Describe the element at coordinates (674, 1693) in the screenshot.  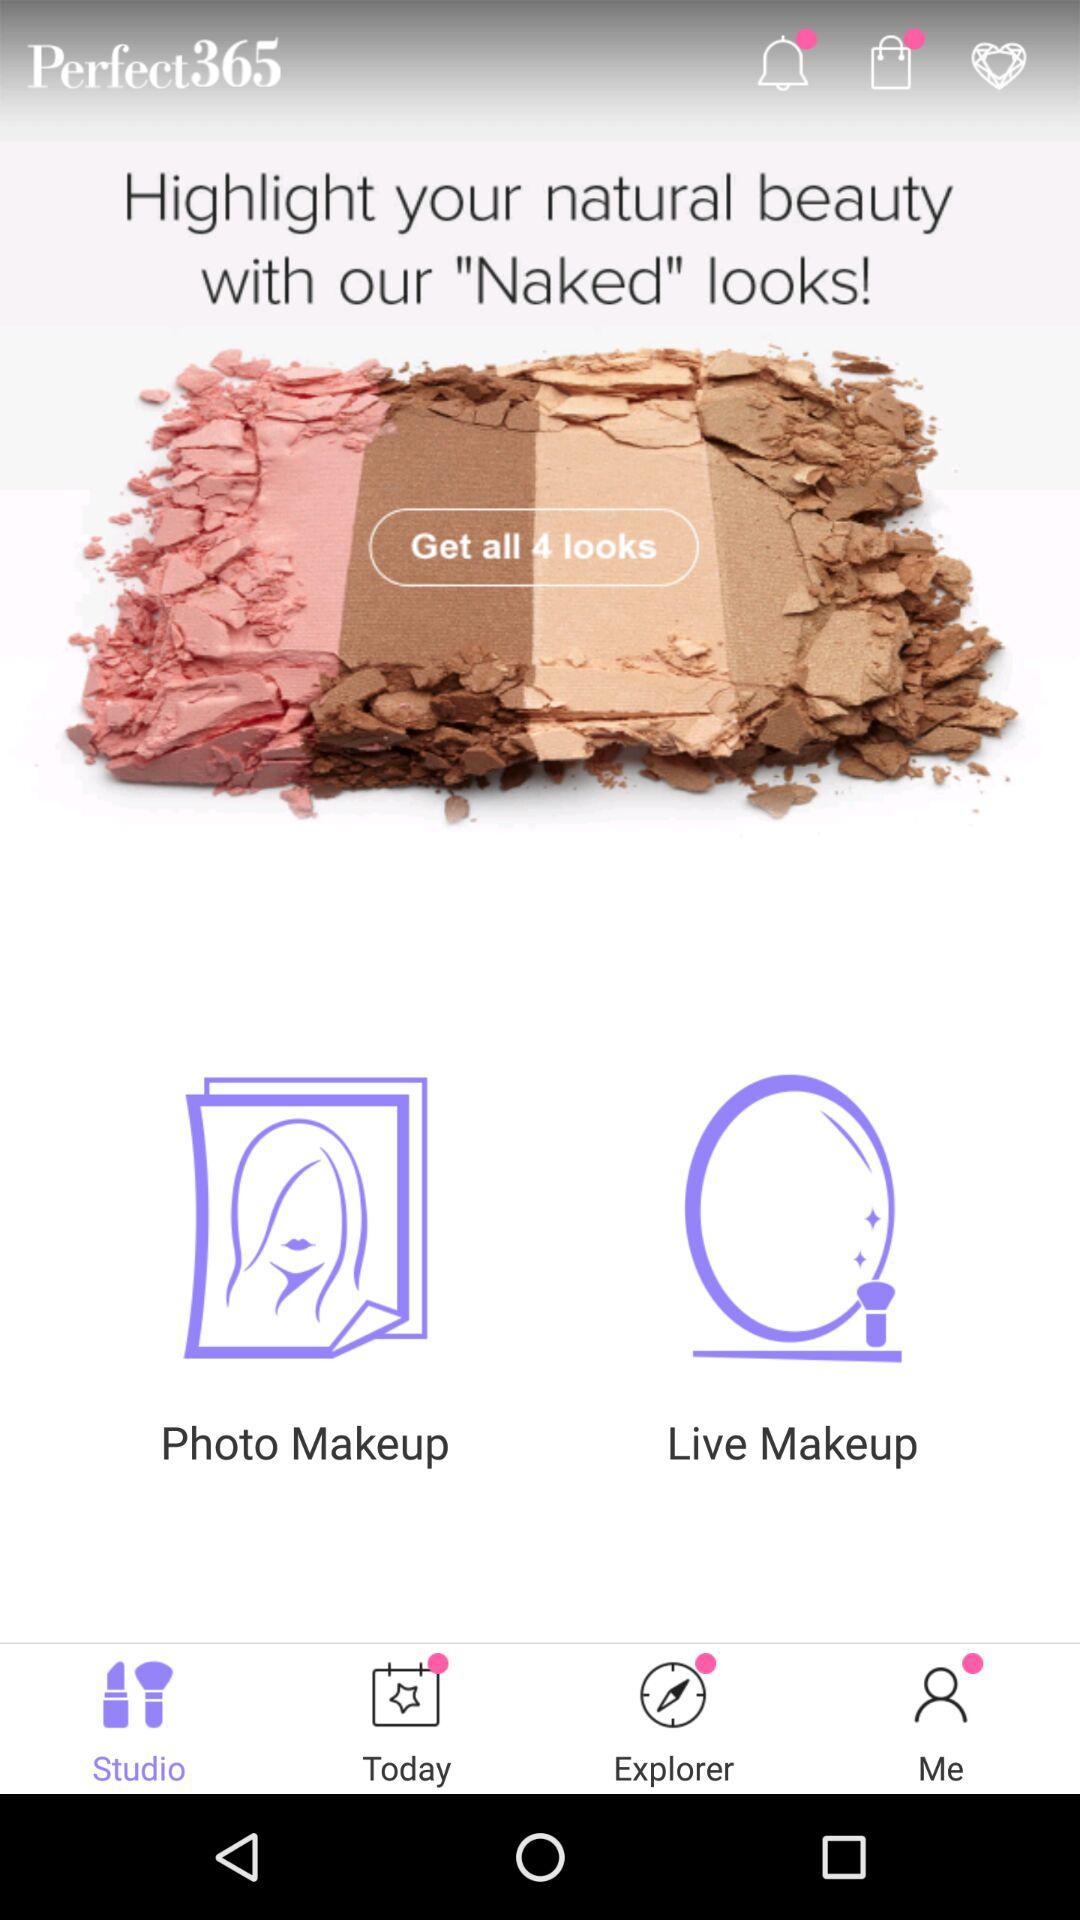
I see `explorer` at that location.